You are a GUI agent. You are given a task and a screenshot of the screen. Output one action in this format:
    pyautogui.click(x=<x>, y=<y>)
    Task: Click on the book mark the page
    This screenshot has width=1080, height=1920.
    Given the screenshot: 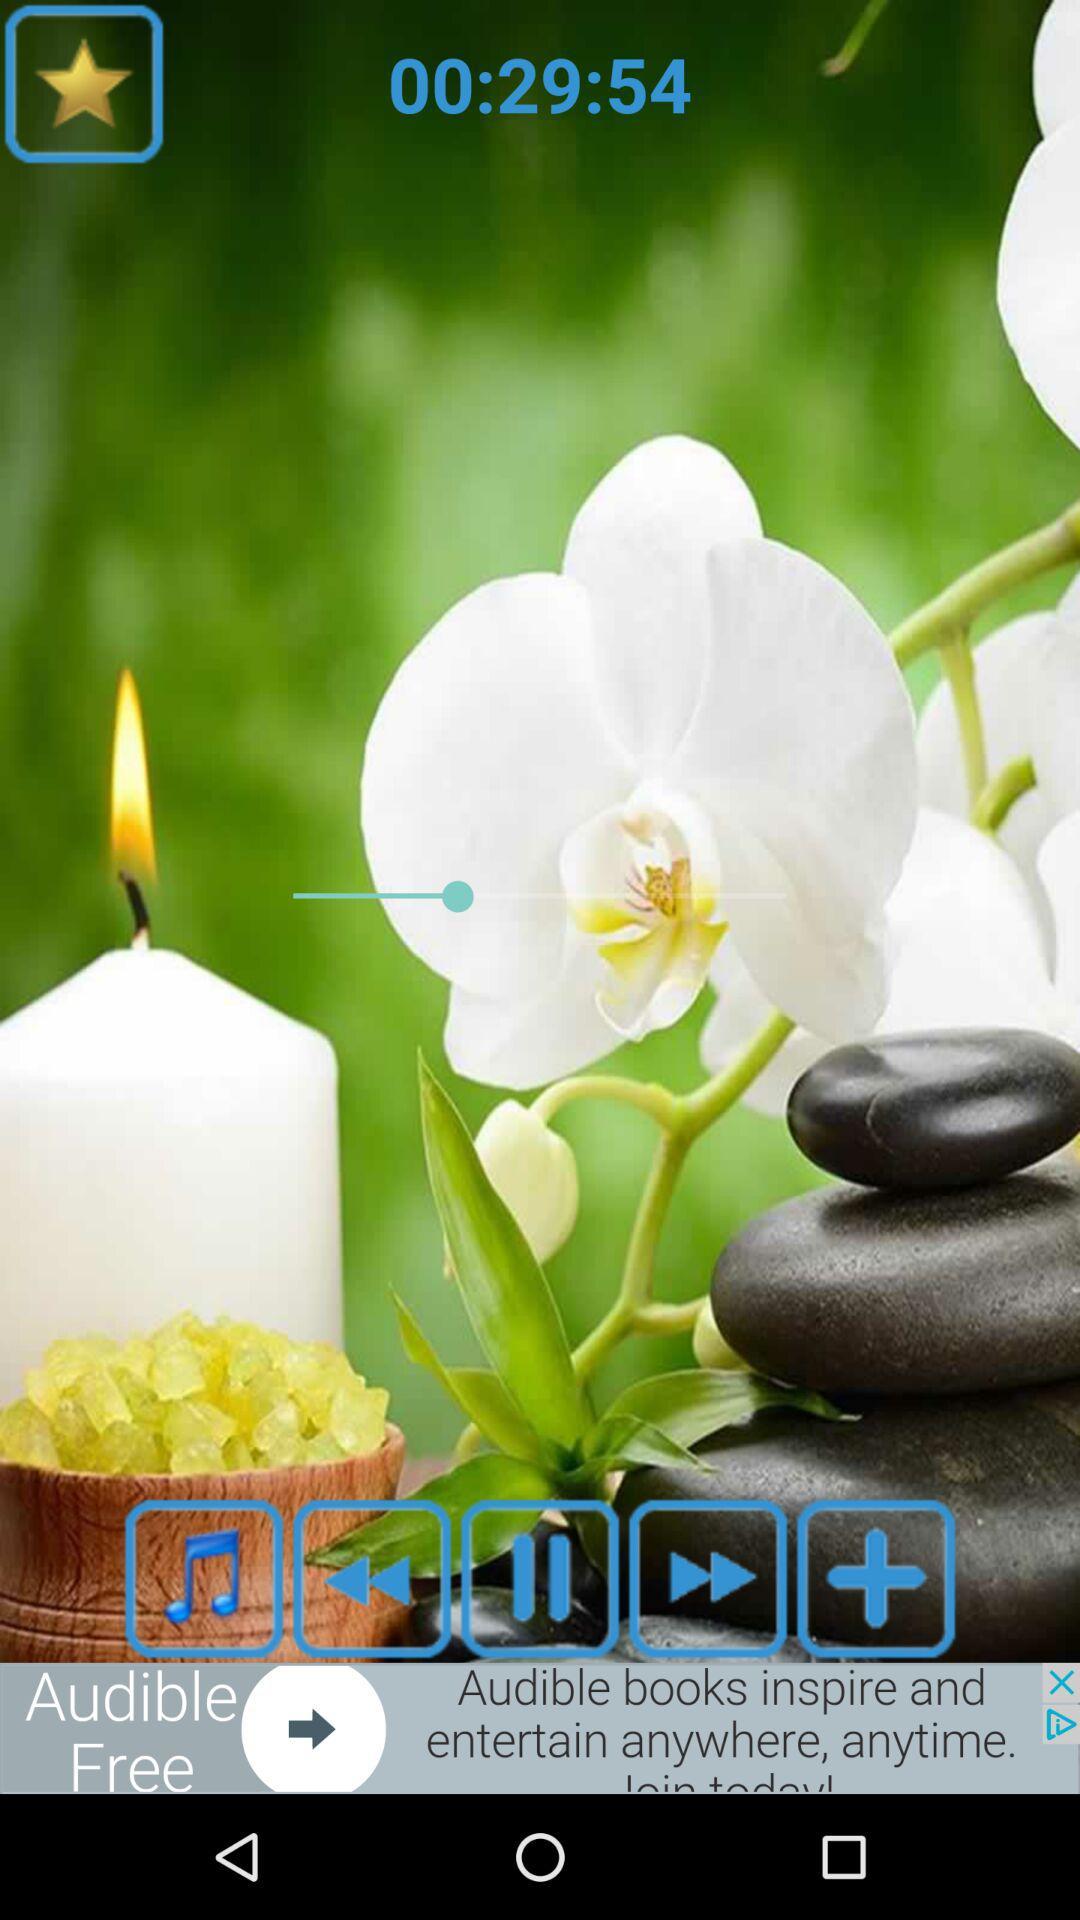 What is the action you would take?
    pyautogui.click(x=83, y=82)
    